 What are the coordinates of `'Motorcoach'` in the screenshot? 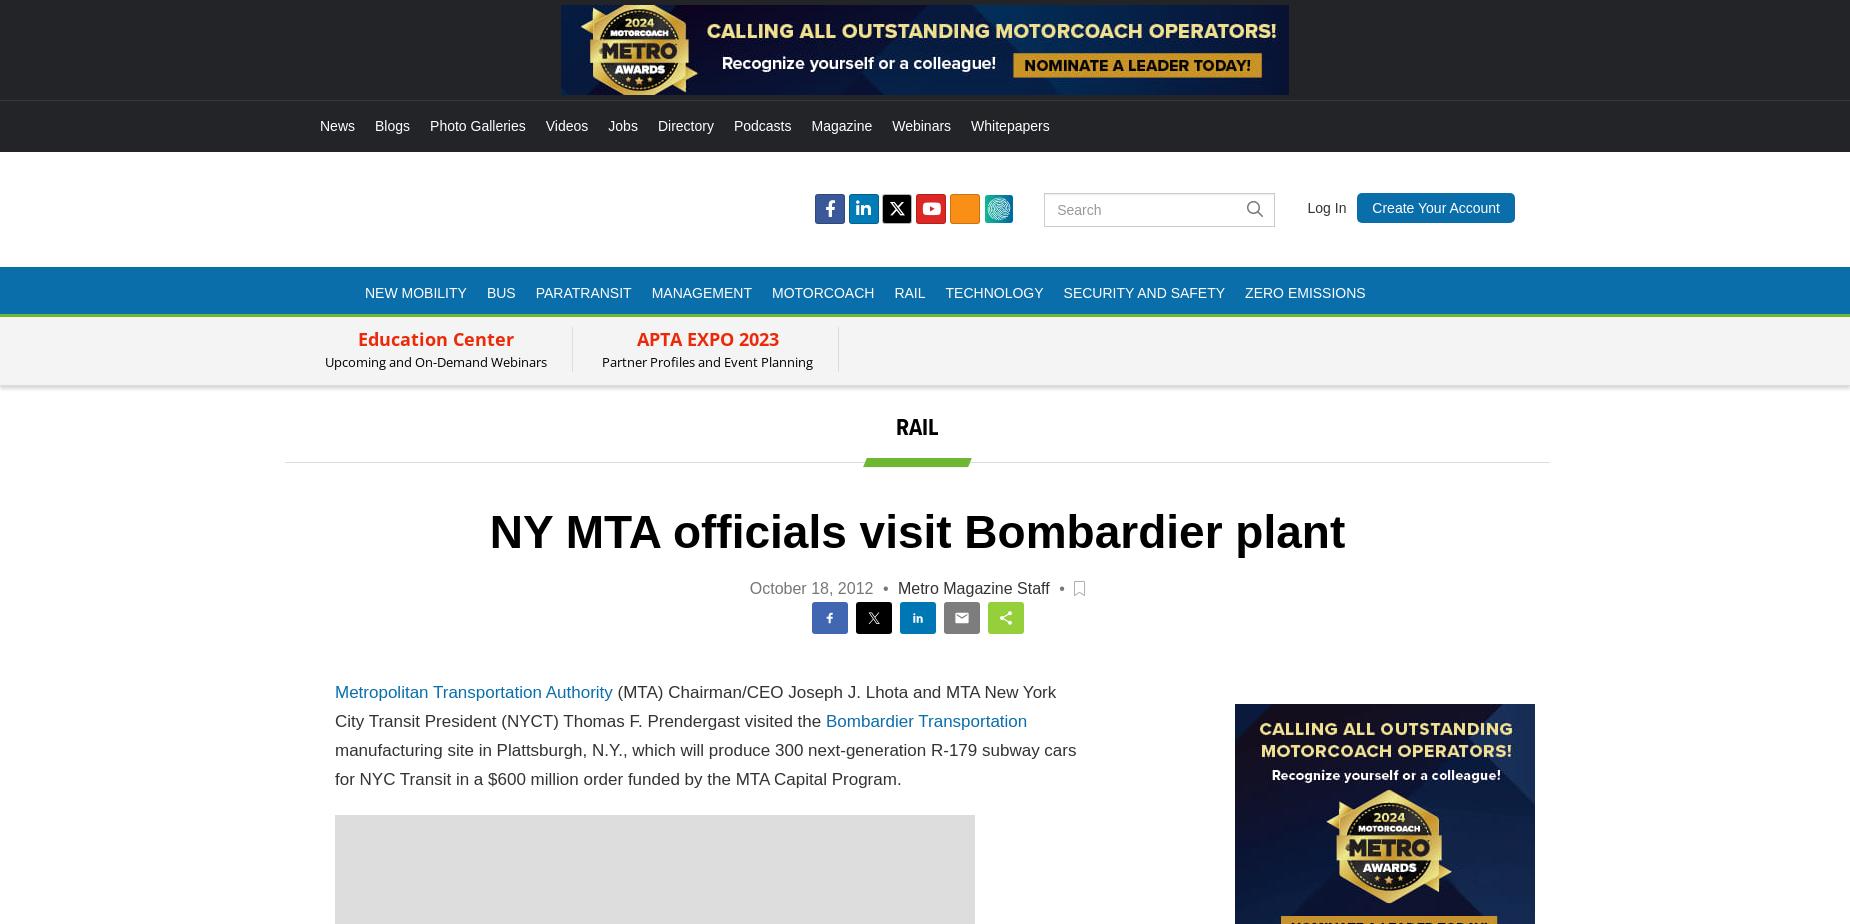 It's located at (771, 291).